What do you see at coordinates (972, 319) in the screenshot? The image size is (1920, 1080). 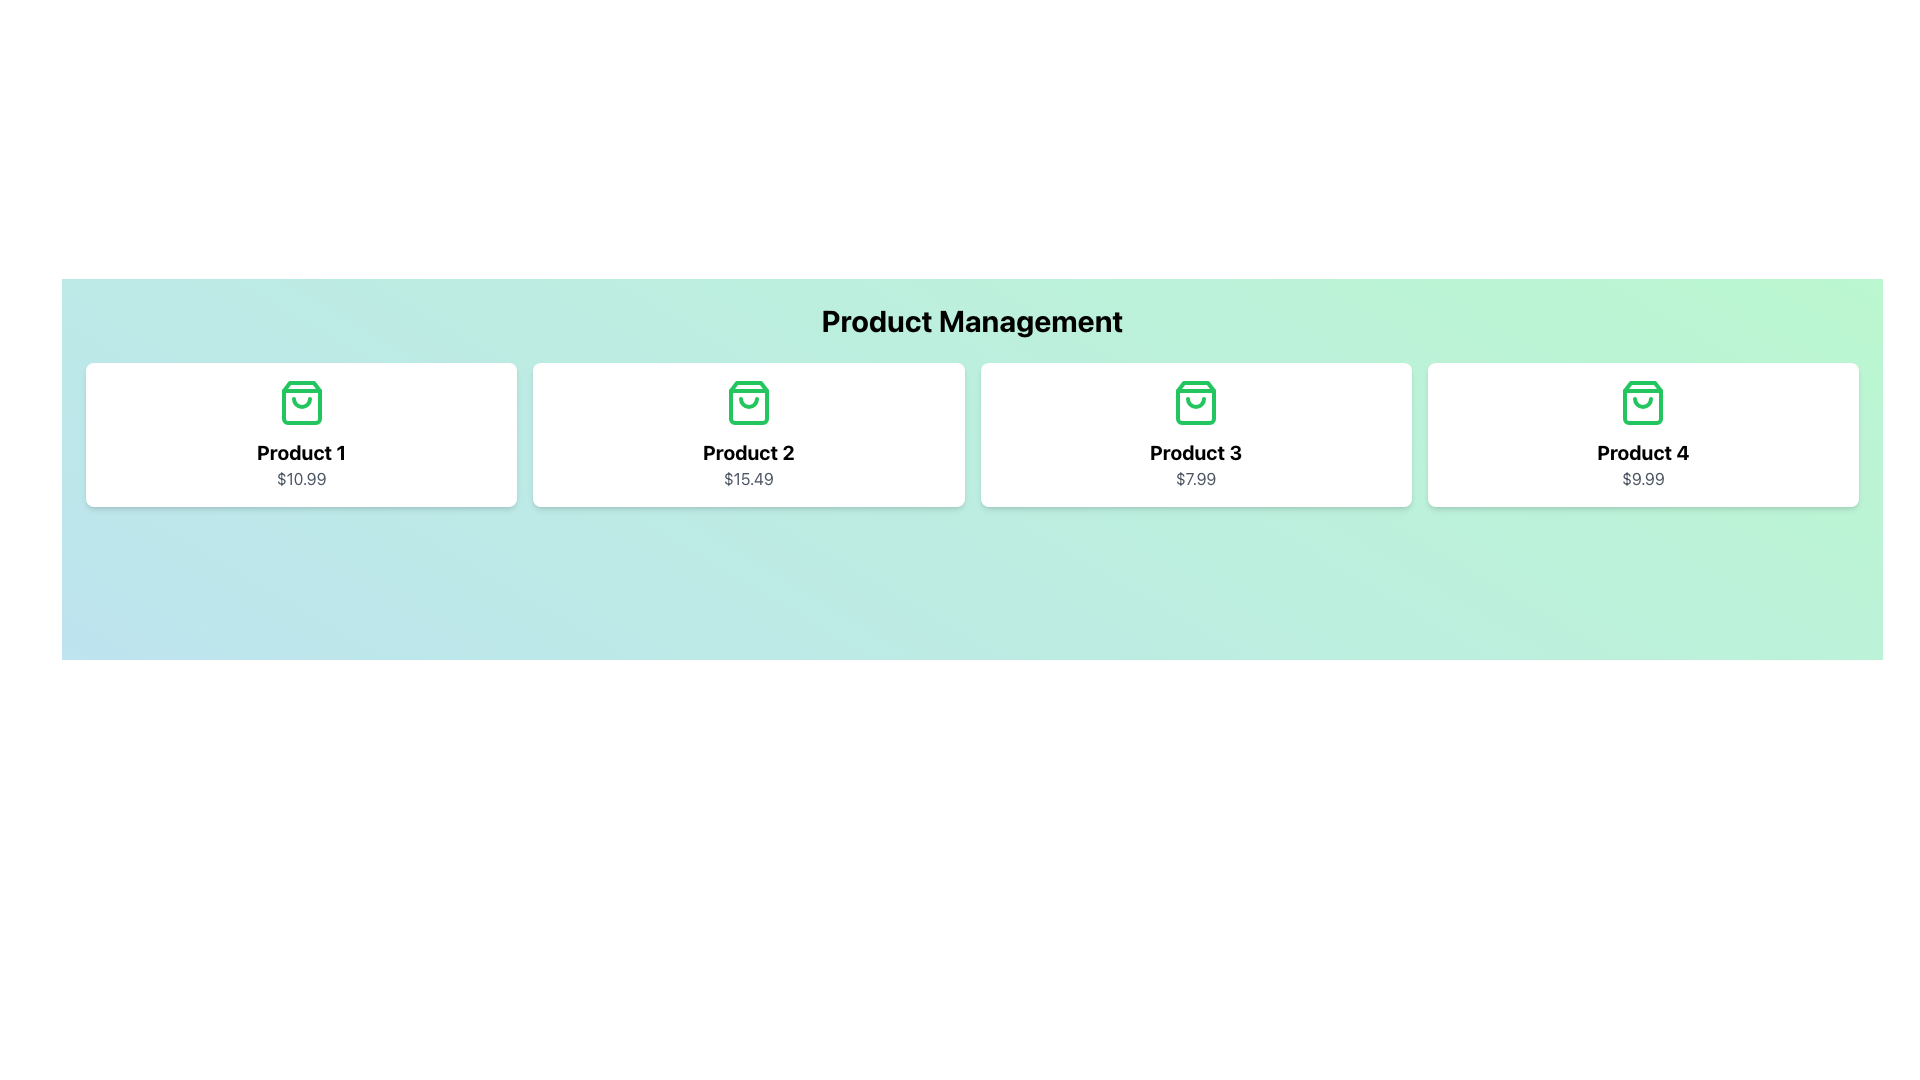 I see `text element displaying 'Product Management' which is bold and centered at the top of the interface` at bounding box center [972, 319].